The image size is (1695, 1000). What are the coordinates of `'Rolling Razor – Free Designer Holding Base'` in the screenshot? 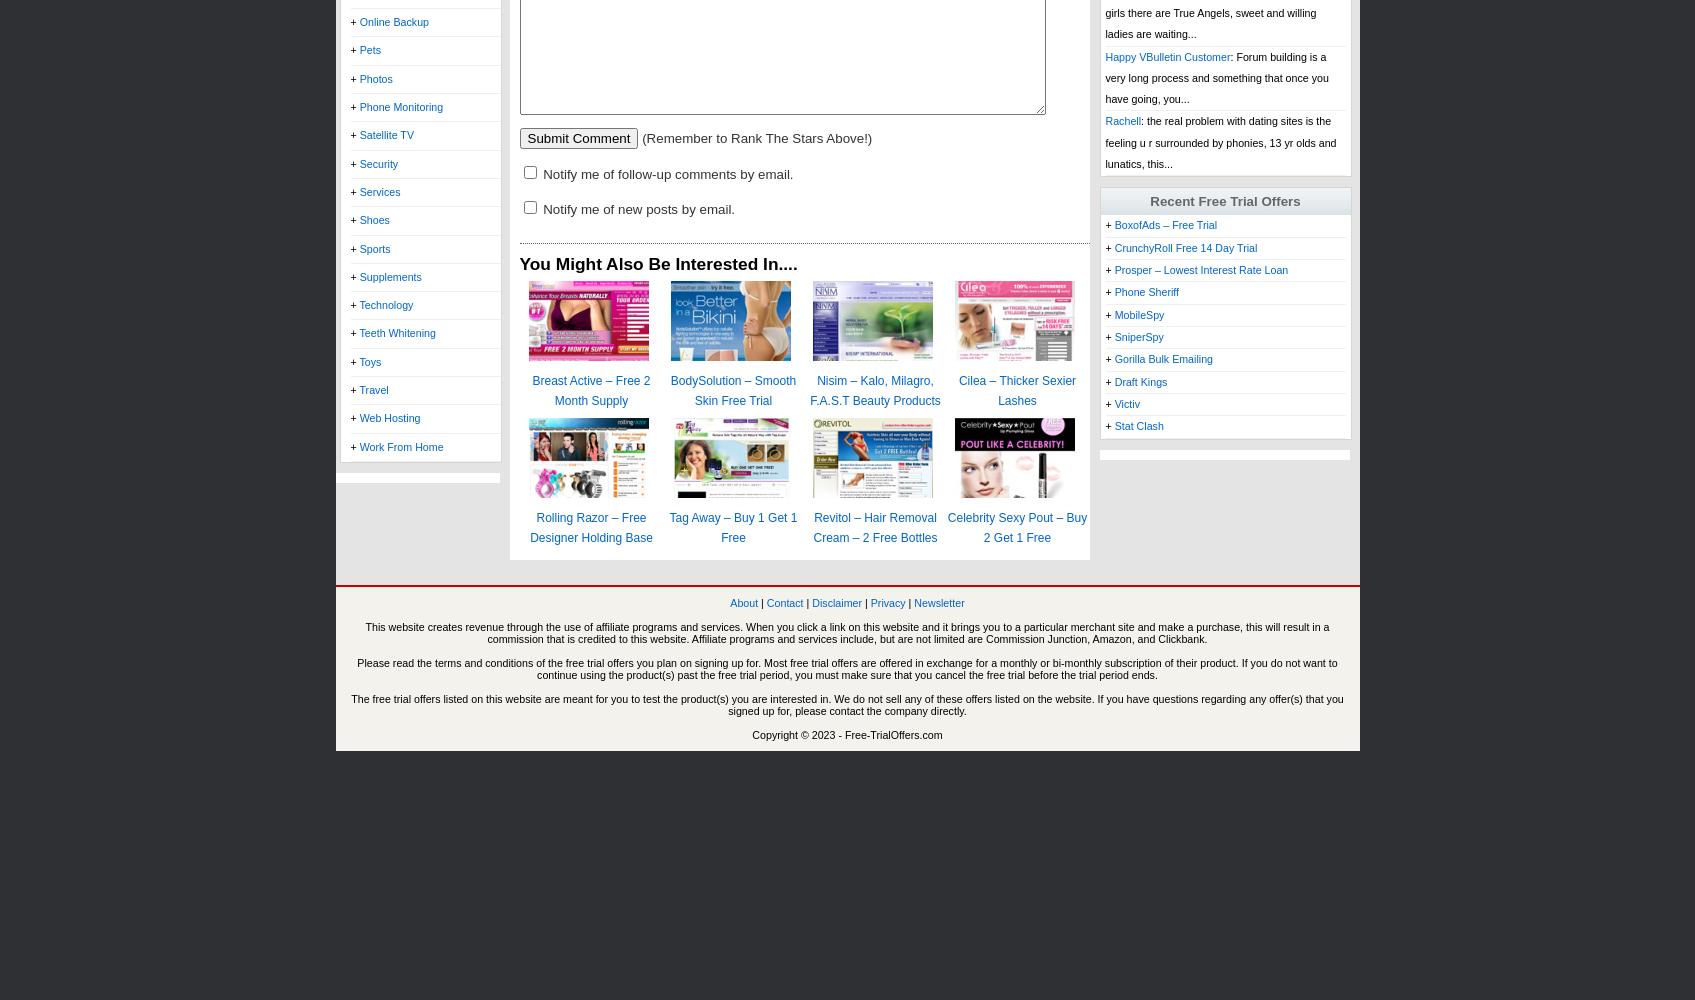 It's located at (590, 528).